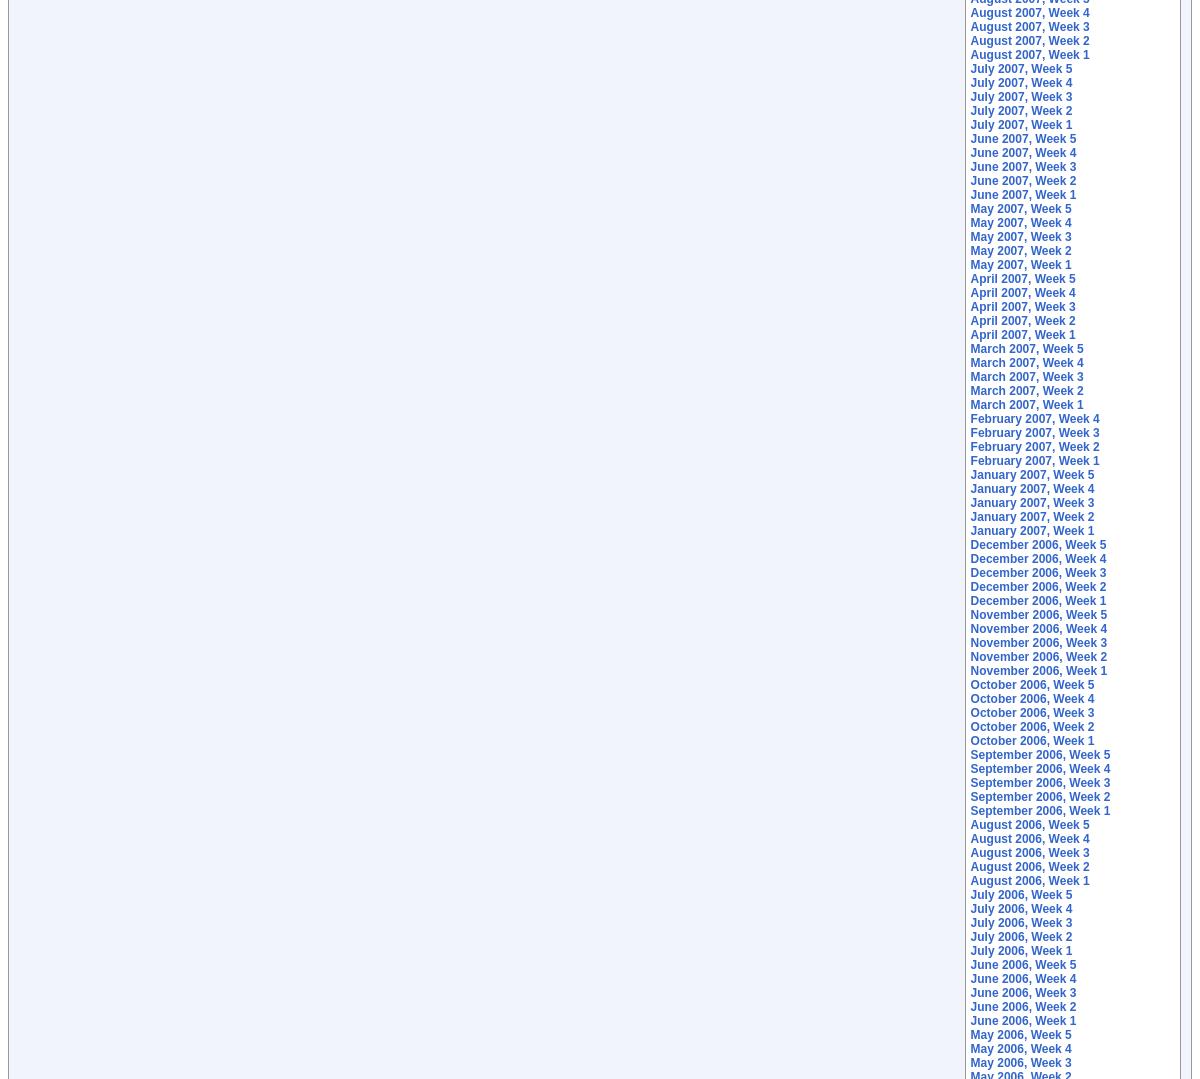  I want to click on 'February 2007, Week 4', so click(969, 418).